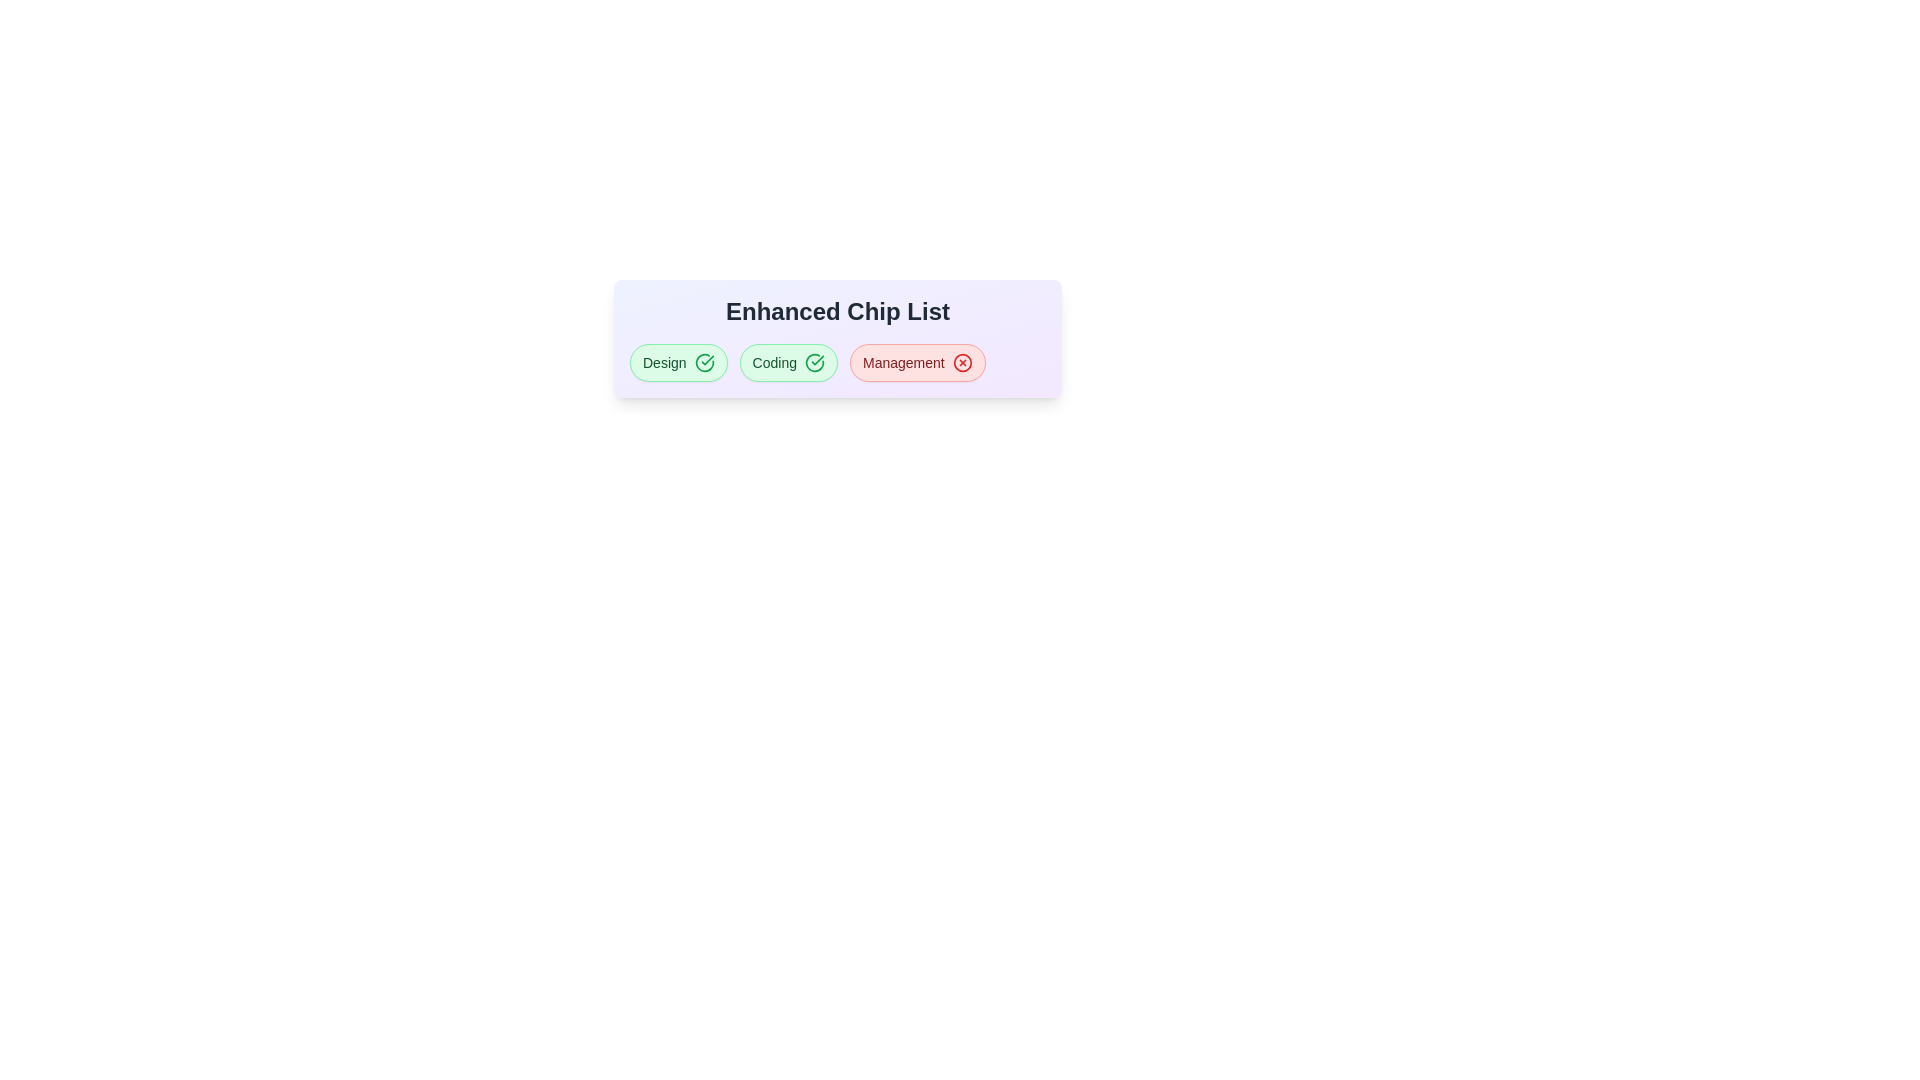 The width and height of the screenshot is (1920, 1080). Describe the element at coordinates (787, 362) in the screenshot. I see `the tag labeled Coding to toggle its active state` at that location.